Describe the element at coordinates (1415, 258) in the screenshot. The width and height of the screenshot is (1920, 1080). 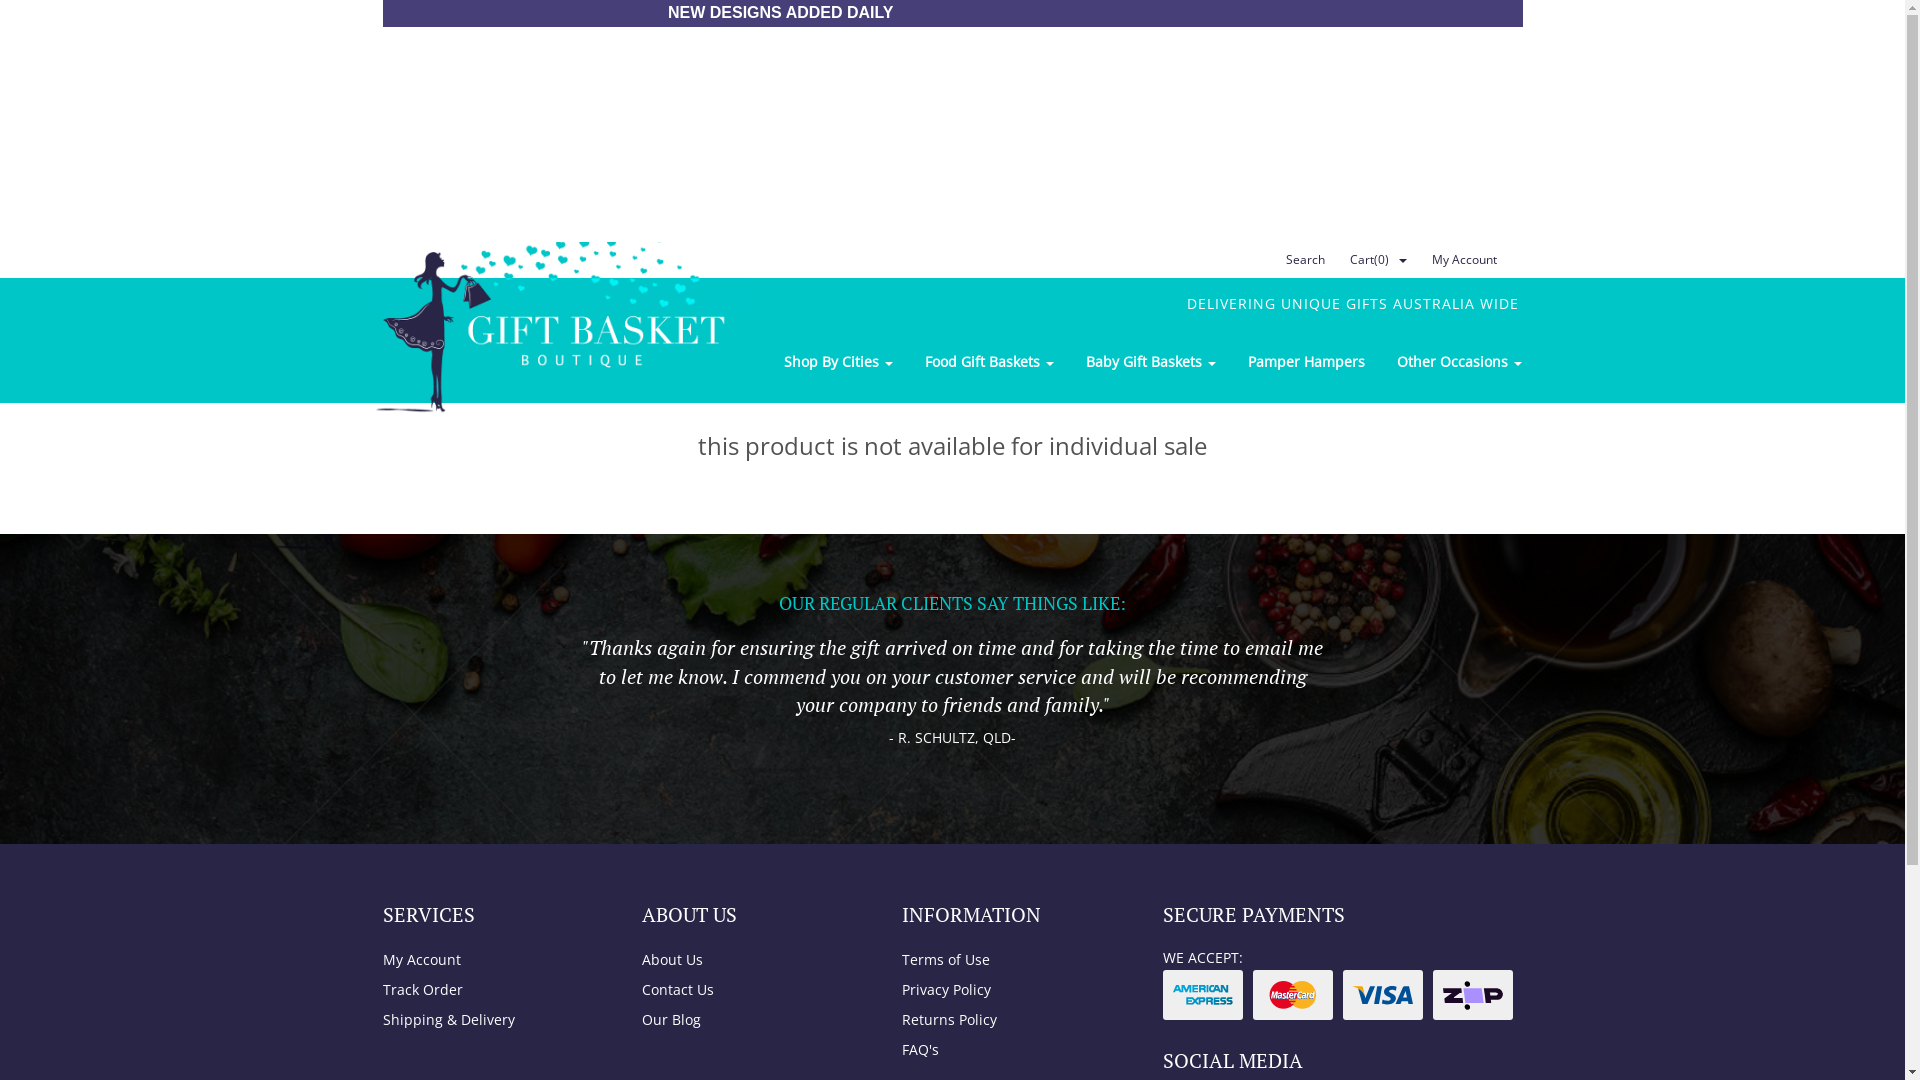
I see `'My Account'` at that location.